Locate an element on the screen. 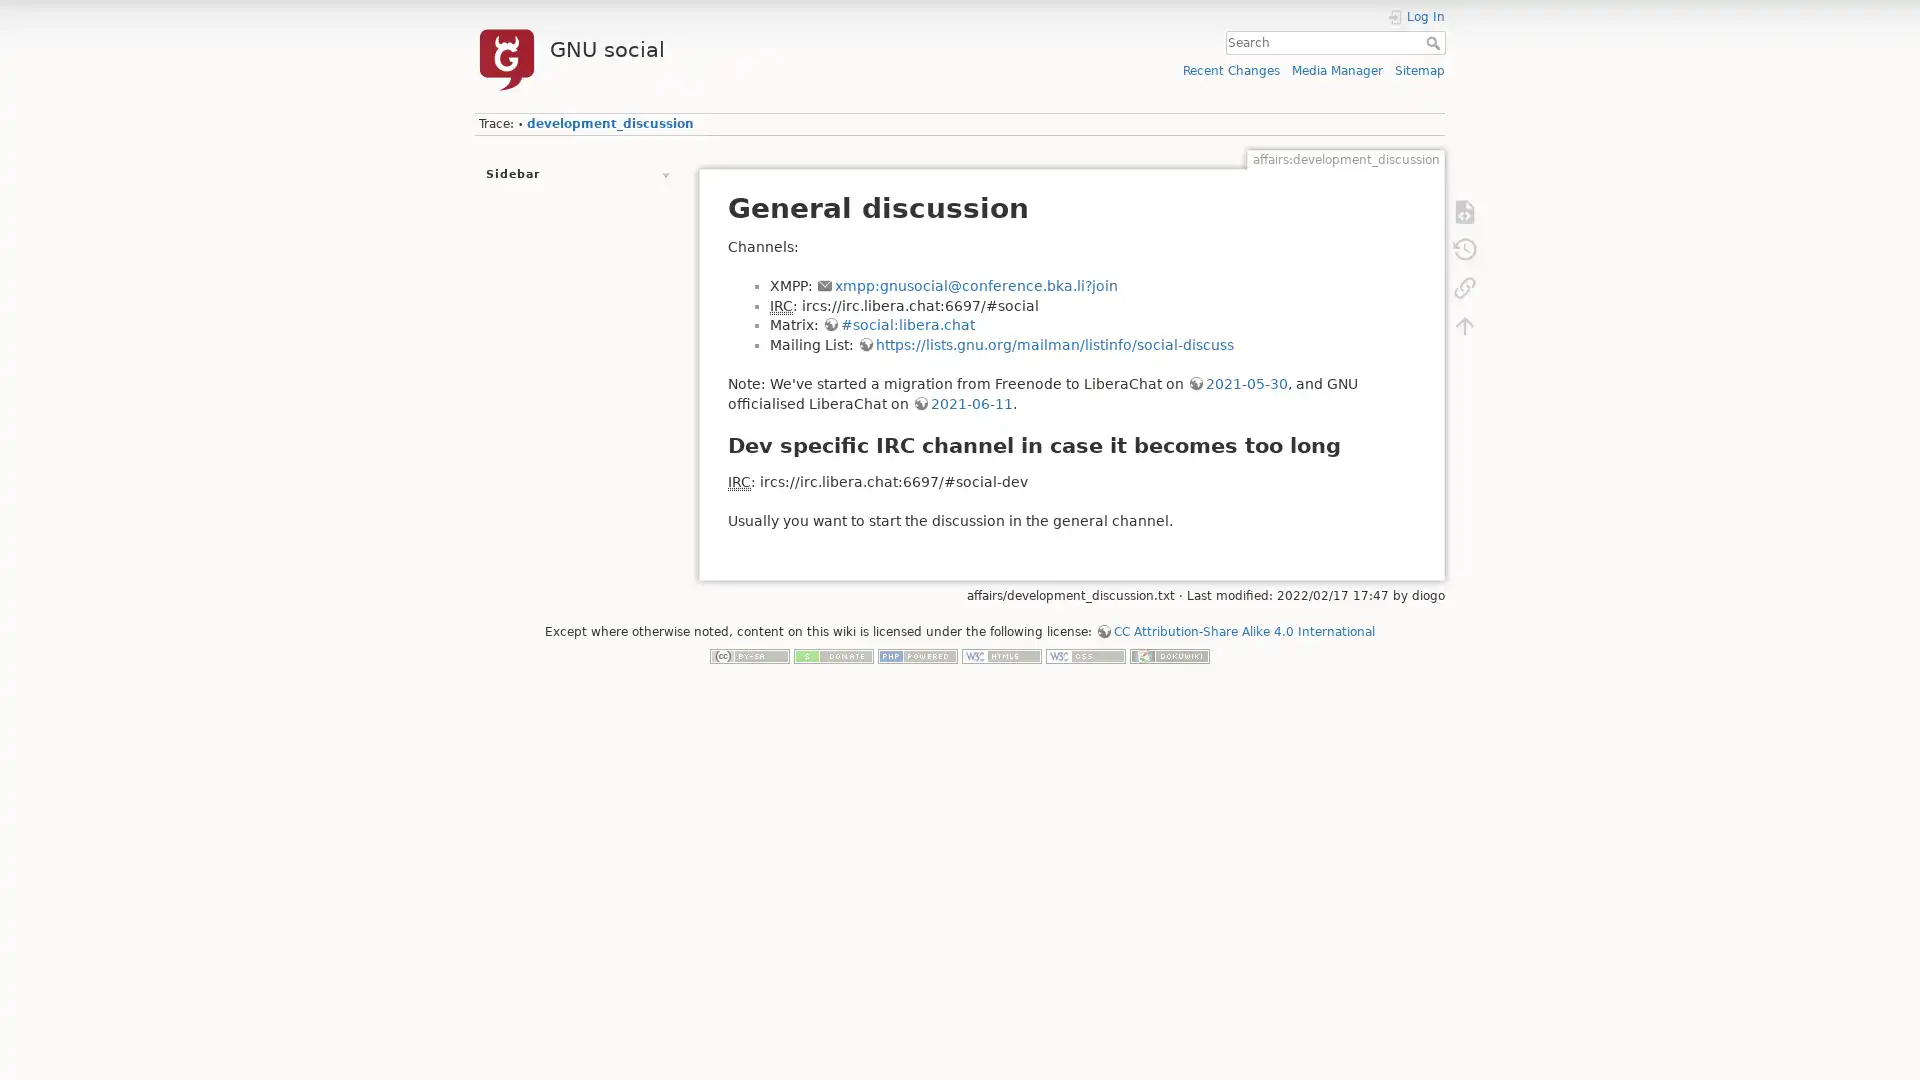 The width and height of the screenshot is (1920, 1080). Search is located at coordinates (1434, 42).